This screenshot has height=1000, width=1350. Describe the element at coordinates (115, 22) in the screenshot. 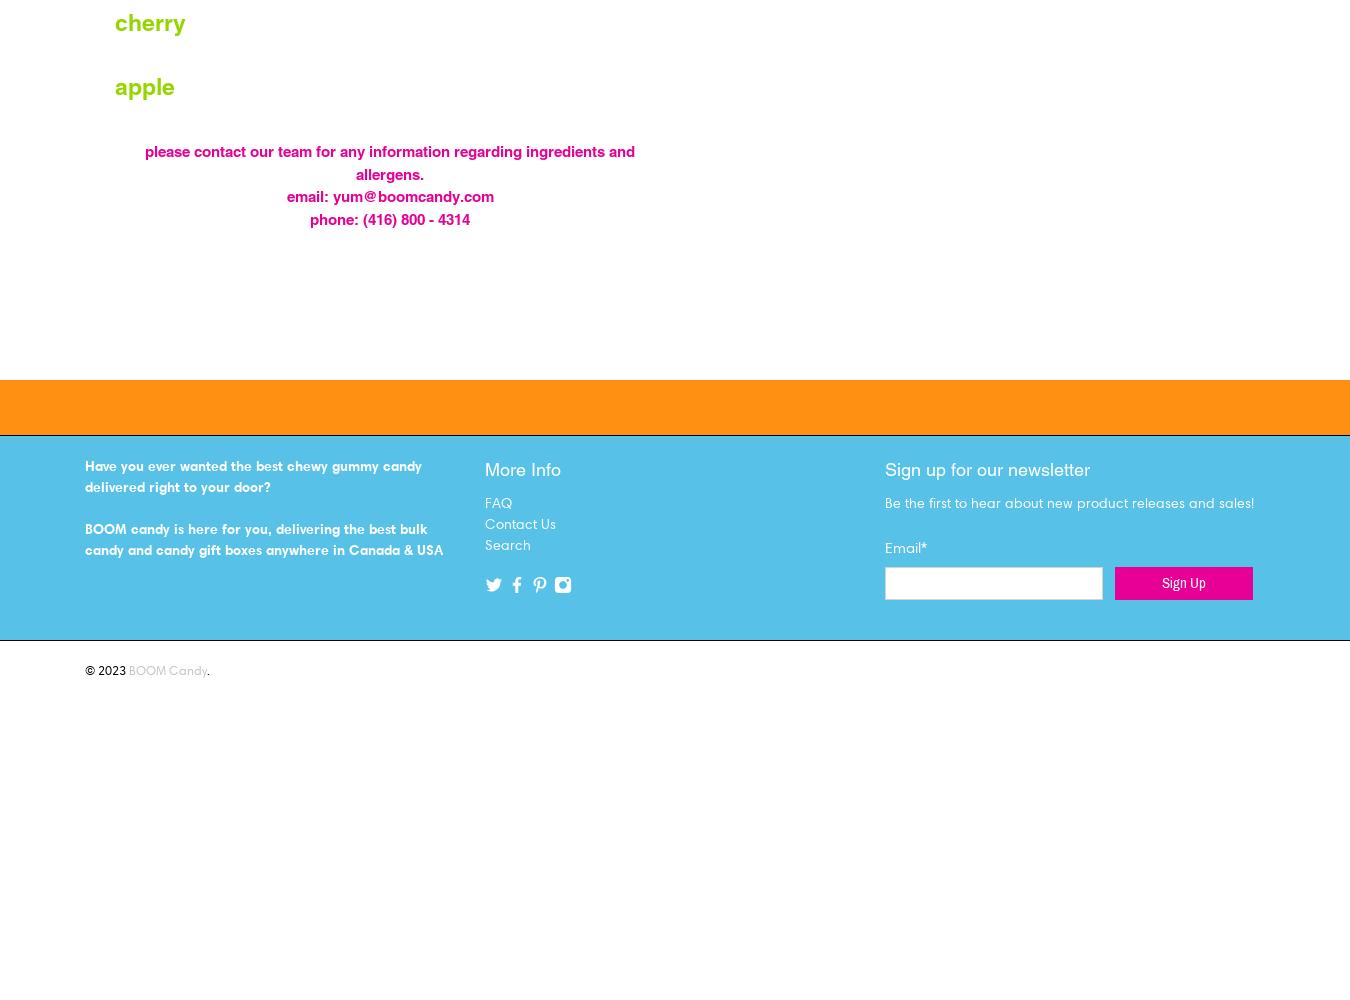

I see `'cherry'` at that location.